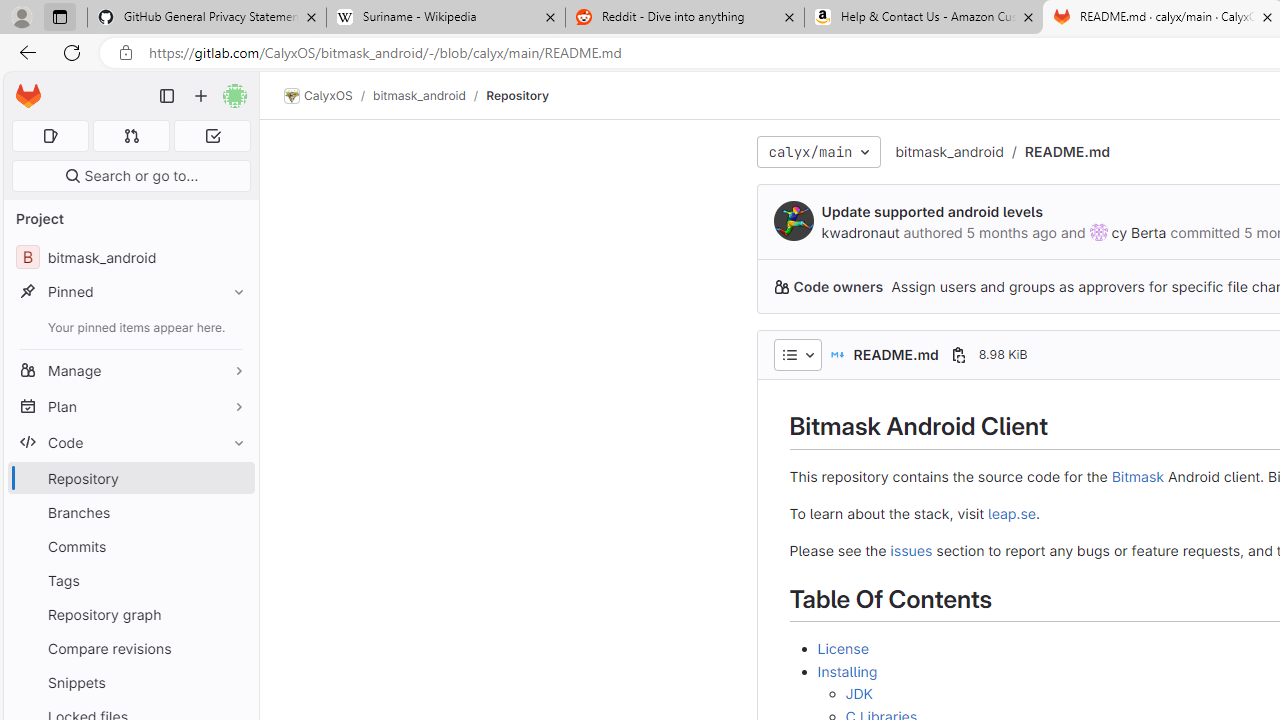  What do you see at coordinates (428, 95) in the screenshot?
I see `'bitmask_android/'` at bounding box center [428, 95].